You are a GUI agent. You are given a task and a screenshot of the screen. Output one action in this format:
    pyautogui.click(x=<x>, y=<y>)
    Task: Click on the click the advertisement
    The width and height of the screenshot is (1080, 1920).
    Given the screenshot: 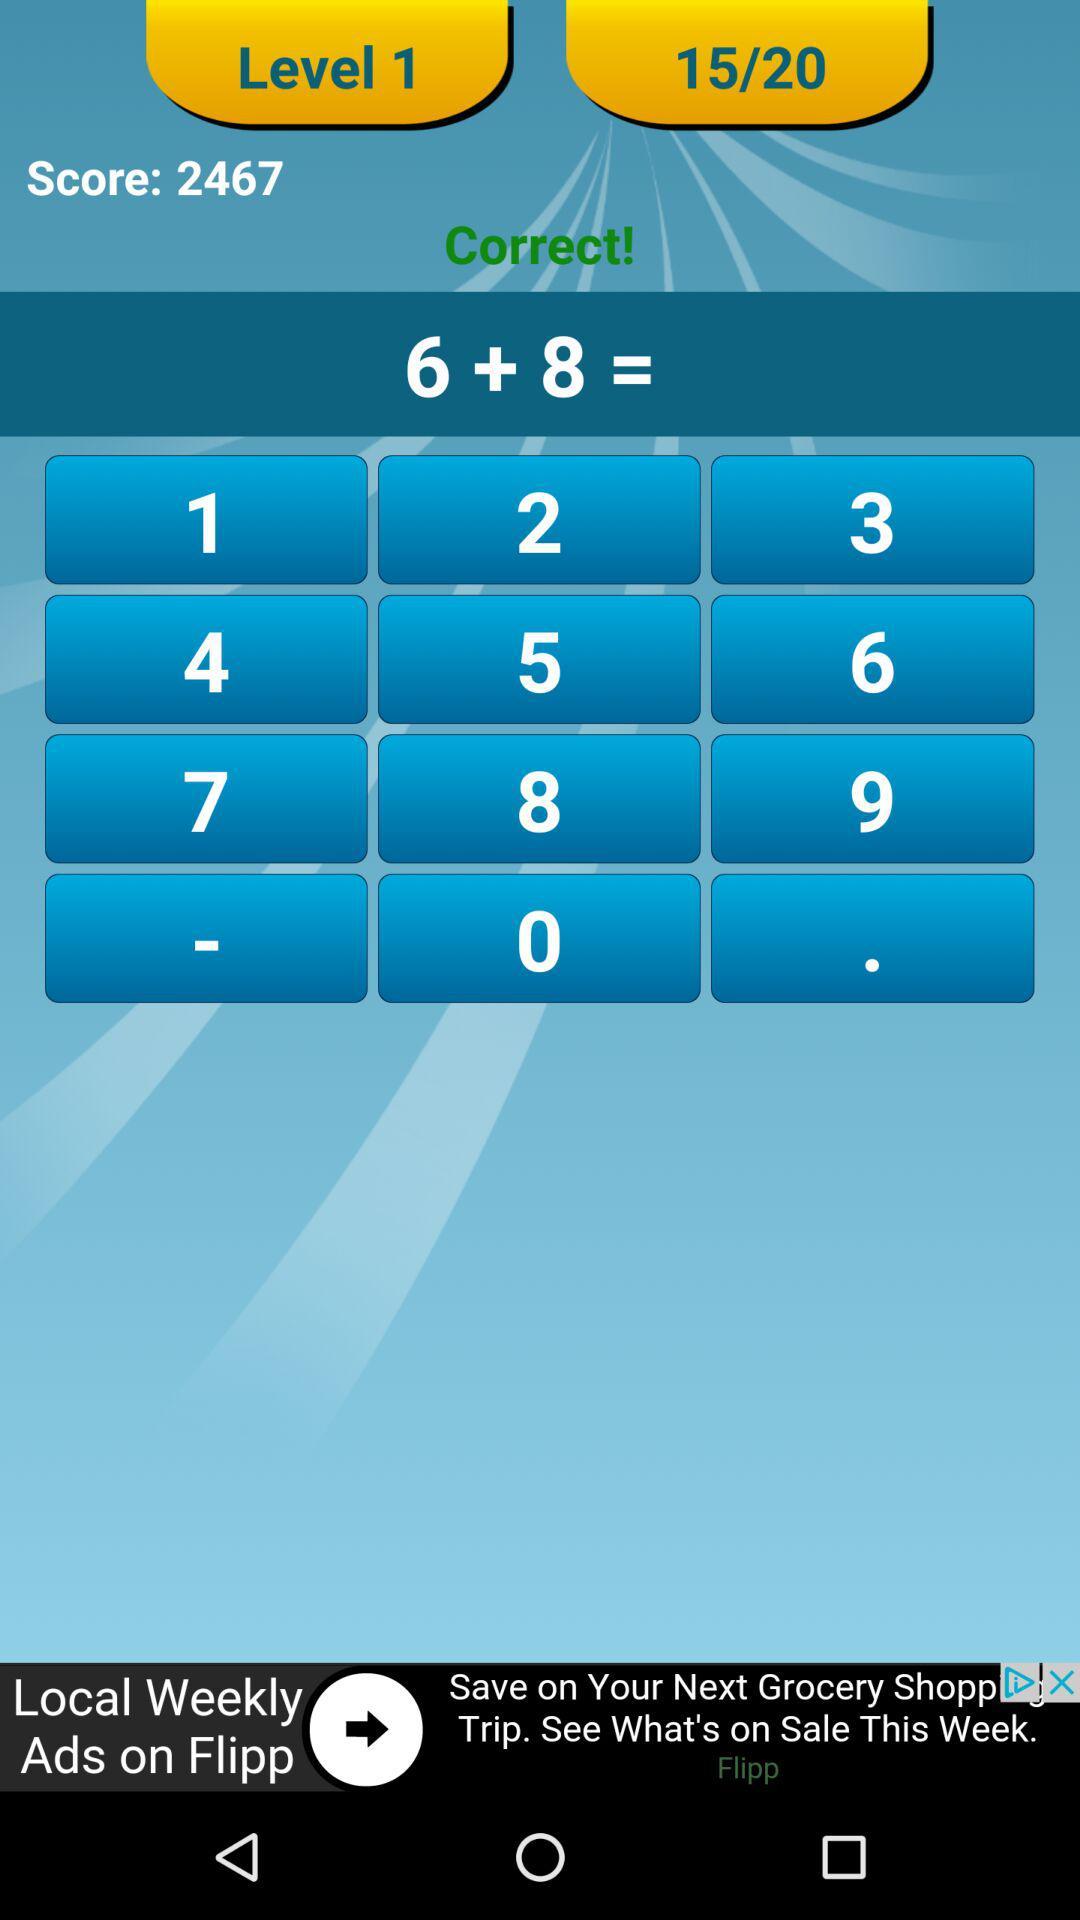 What is the action you would take?
    pyautogui.click(x=540, y=1727)
    